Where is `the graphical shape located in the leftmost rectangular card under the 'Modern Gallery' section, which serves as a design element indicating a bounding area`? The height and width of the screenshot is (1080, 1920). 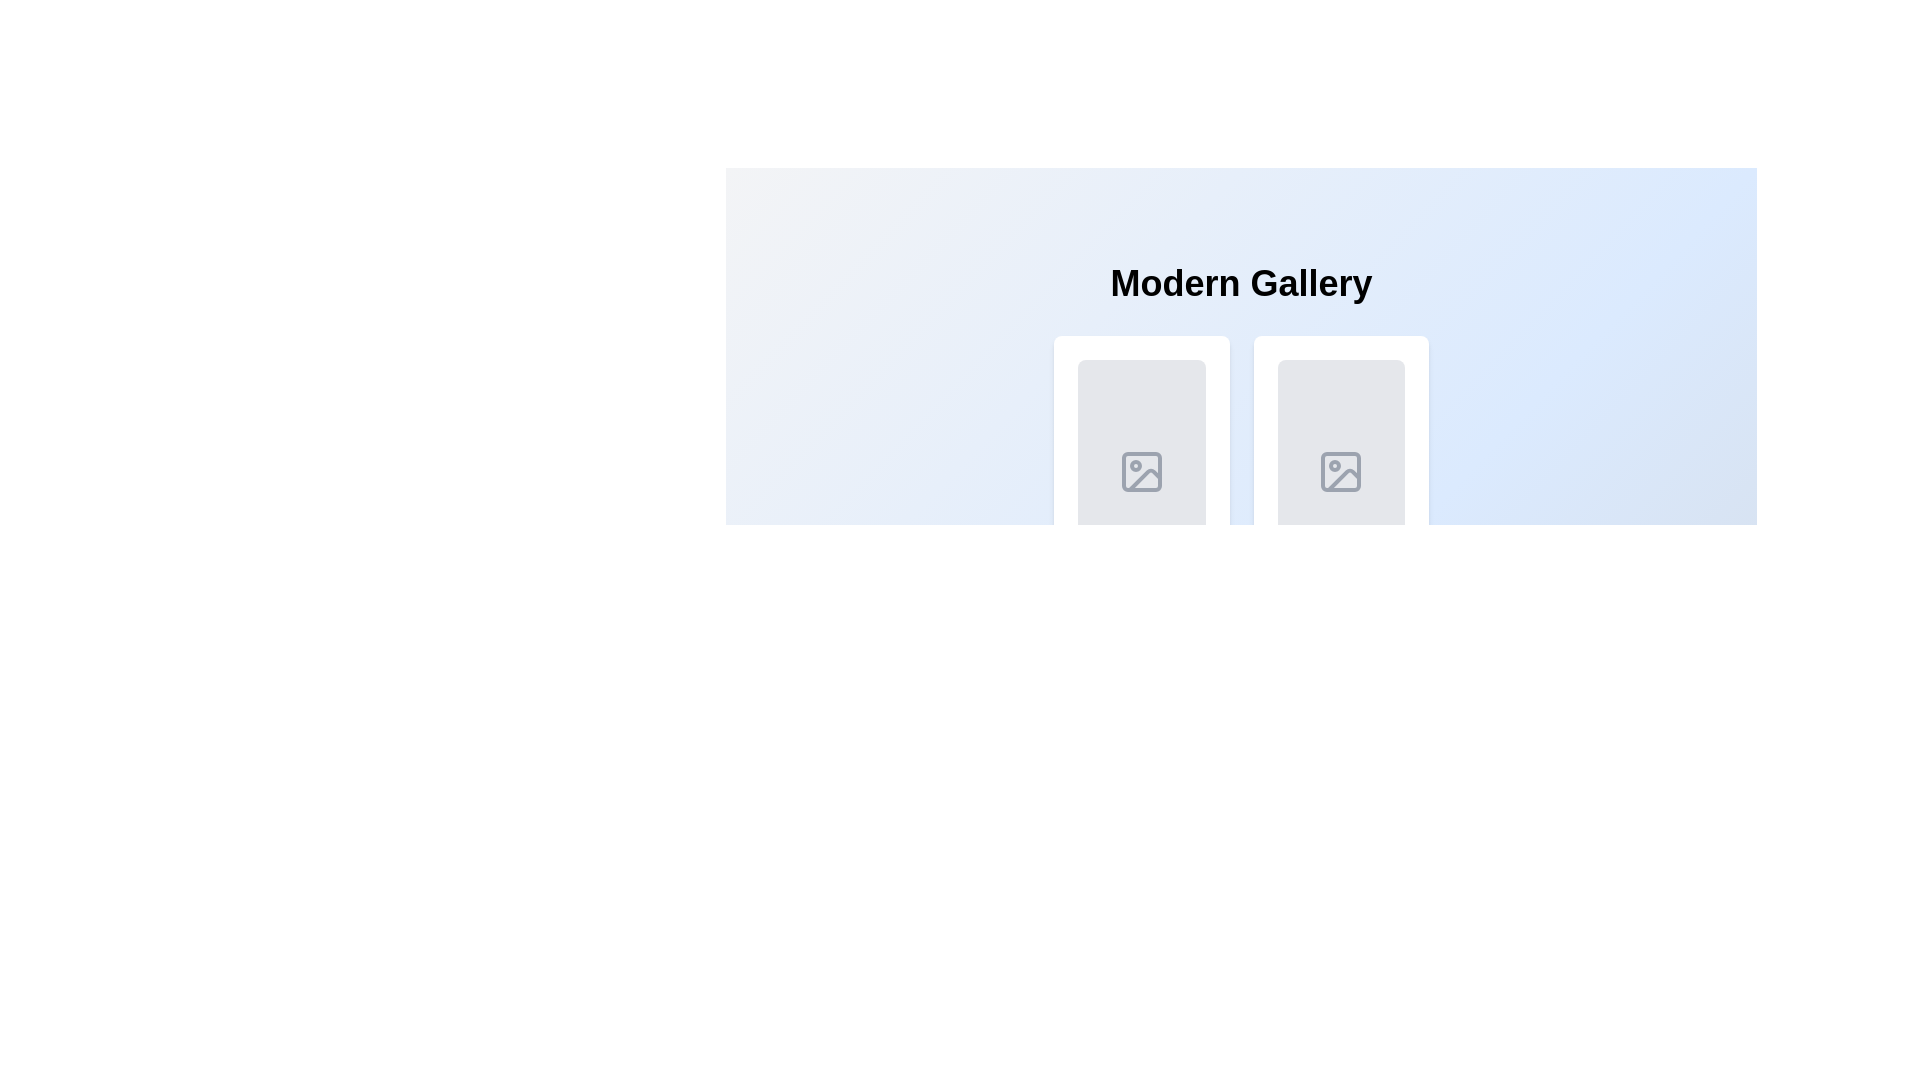
the graphical shape located in the leftmost rectangular card under the 'Modern Gallery' section, which serves as a design element indicating a bounding area is located at coordinates (1142, 471).